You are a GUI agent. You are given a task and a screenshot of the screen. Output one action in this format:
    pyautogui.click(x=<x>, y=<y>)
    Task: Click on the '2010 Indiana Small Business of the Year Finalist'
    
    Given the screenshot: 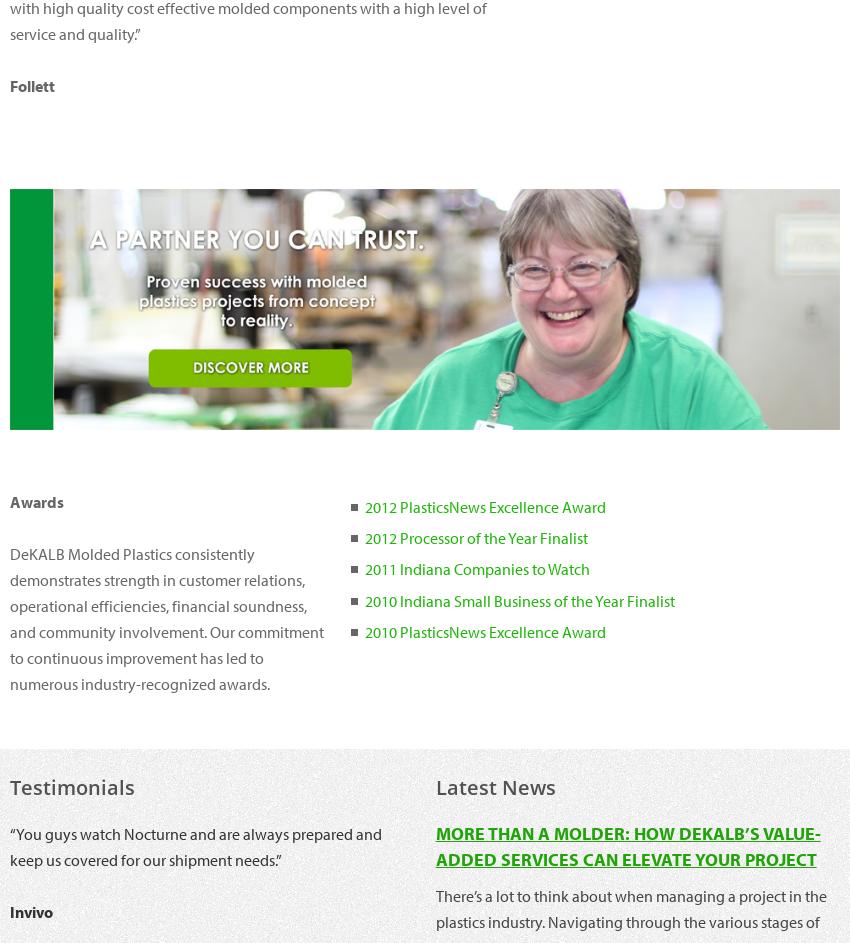 What is the action you would take?
    pyautogui.click(x=518, y=599)
    